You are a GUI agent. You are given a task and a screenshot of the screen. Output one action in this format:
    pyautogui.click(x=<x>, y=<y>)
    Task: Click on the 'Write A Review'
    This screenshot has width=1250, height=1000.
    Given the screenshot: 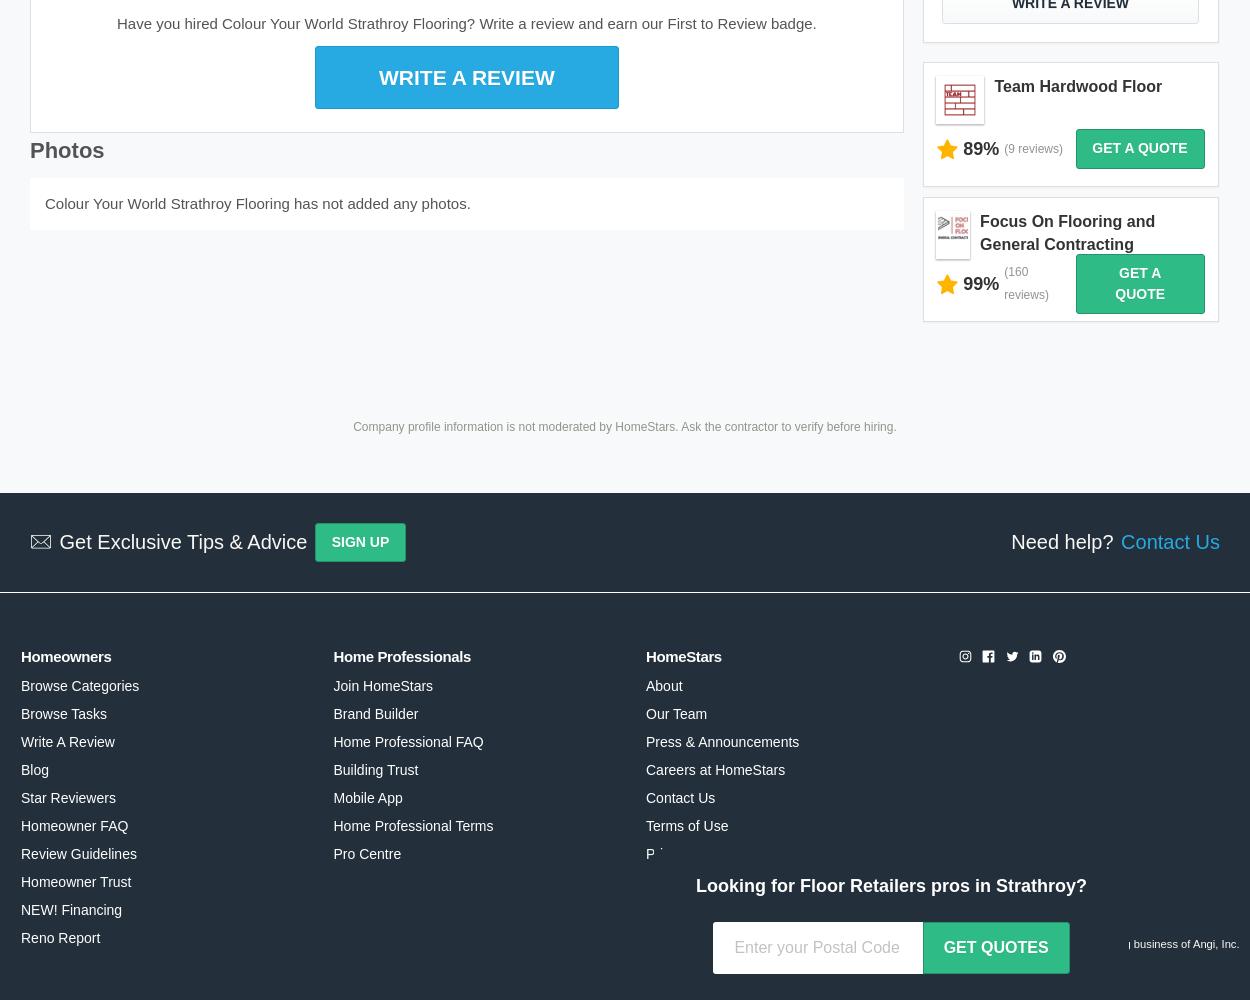 What is the action you would take?
    pyautogui.click(x=66, y=741)
    